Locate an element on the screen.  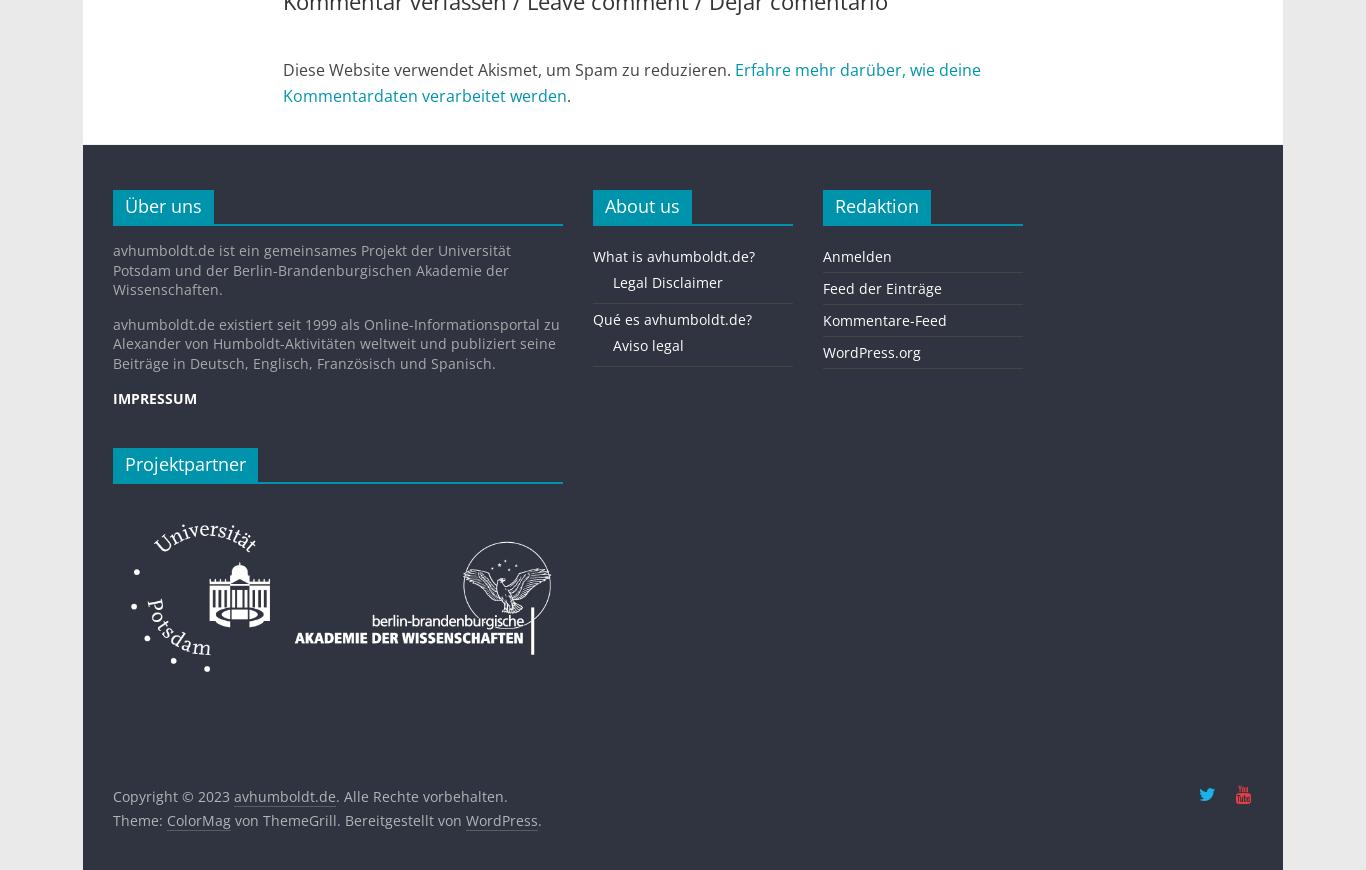
'Redaktion' is located at coordinates (832, 205).